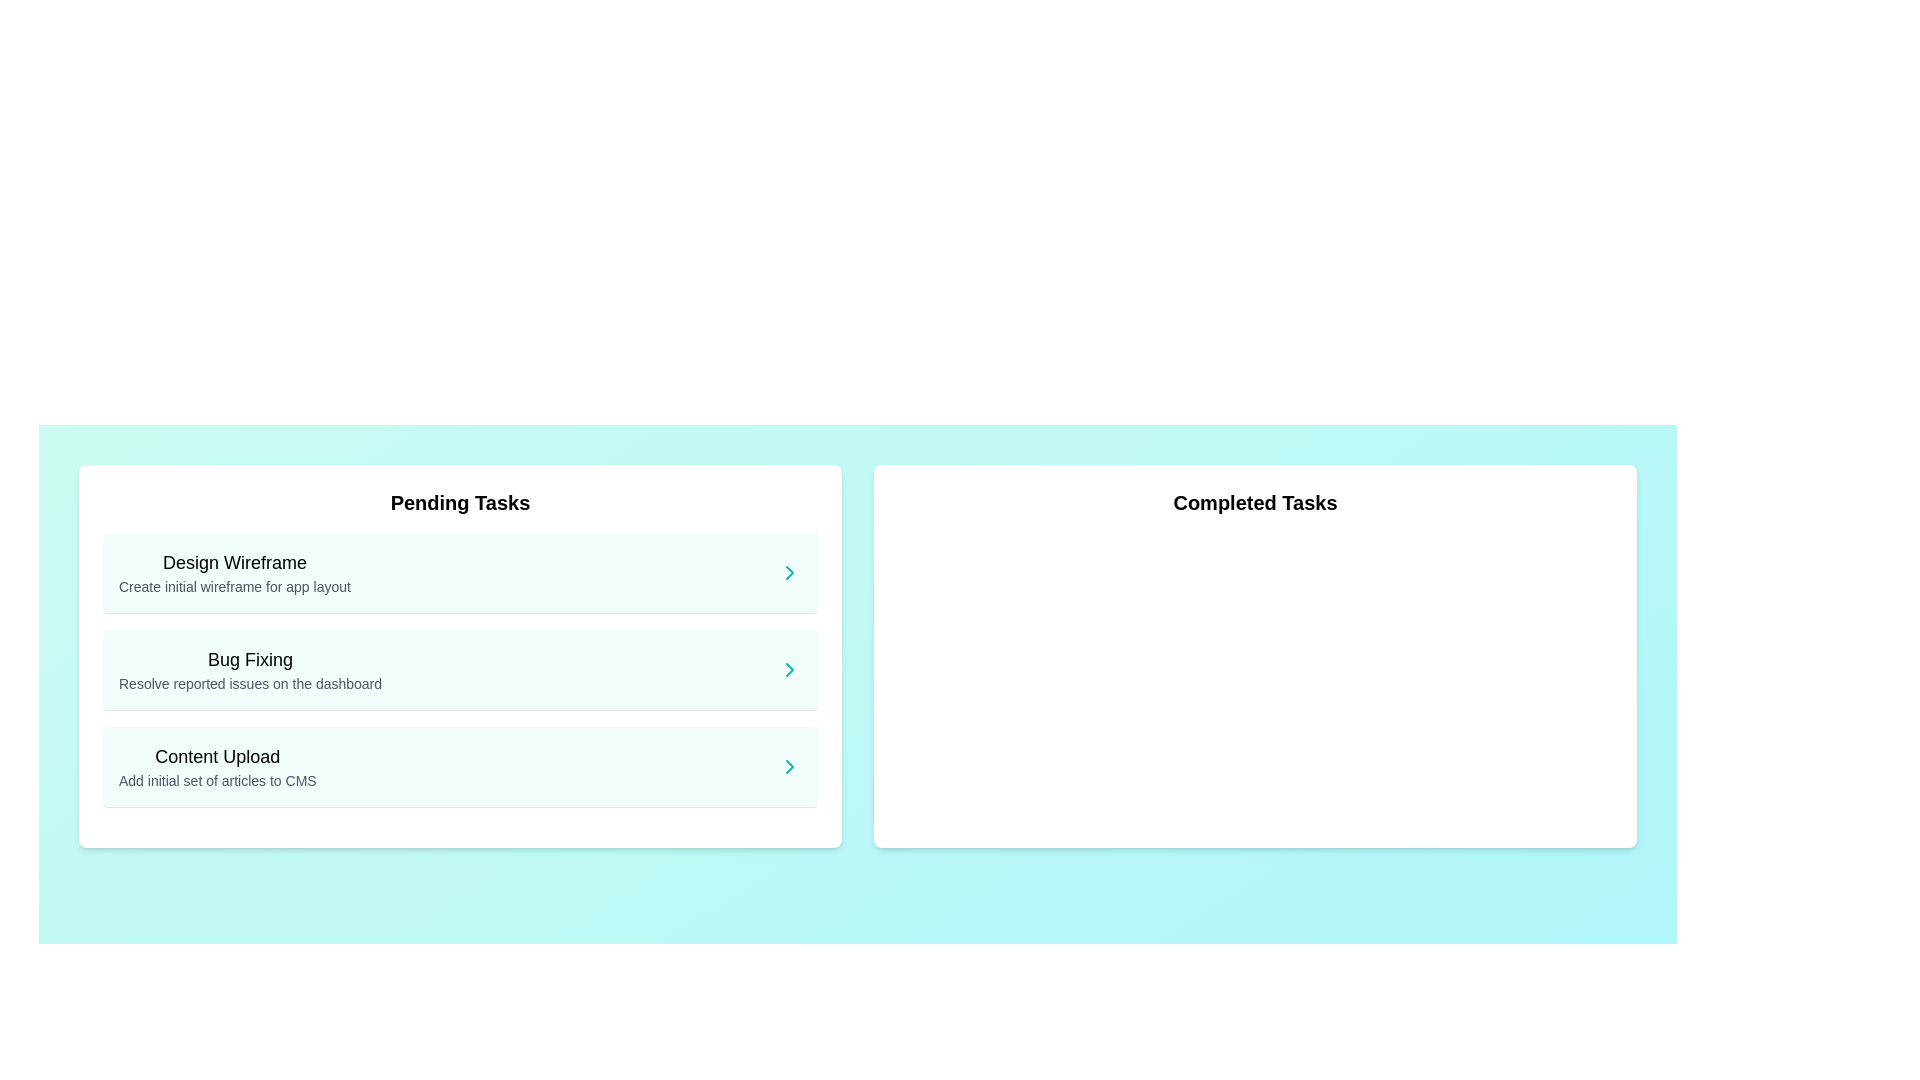  I want to click on the teal-colored right-pointing chevron icon located in the bottom-right corner of the 'Content Upload' card in the 'Pending Tasks' list, so click(789, 766).